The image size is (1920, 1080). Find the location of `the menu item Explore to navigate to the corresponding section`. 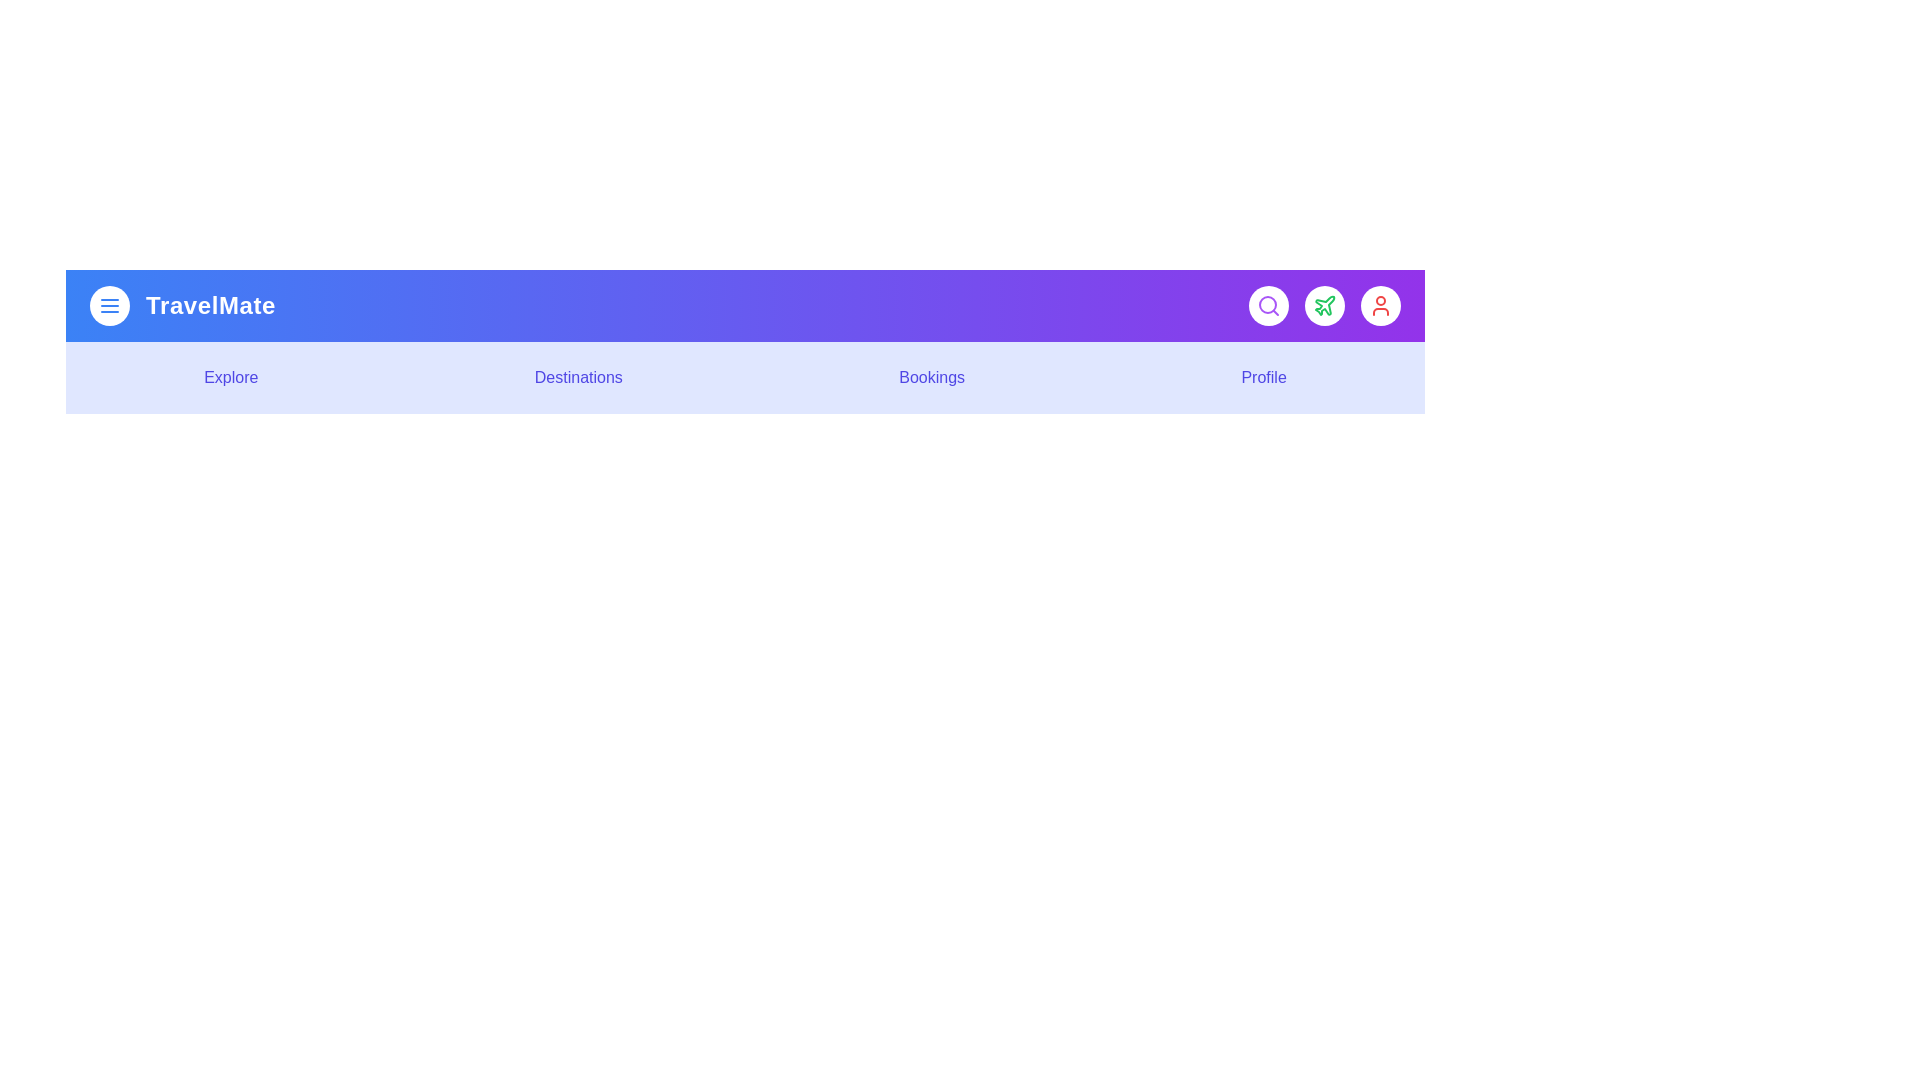

the menu item Explore to navigate to the corresponding section is located at coordinates (230, 378).